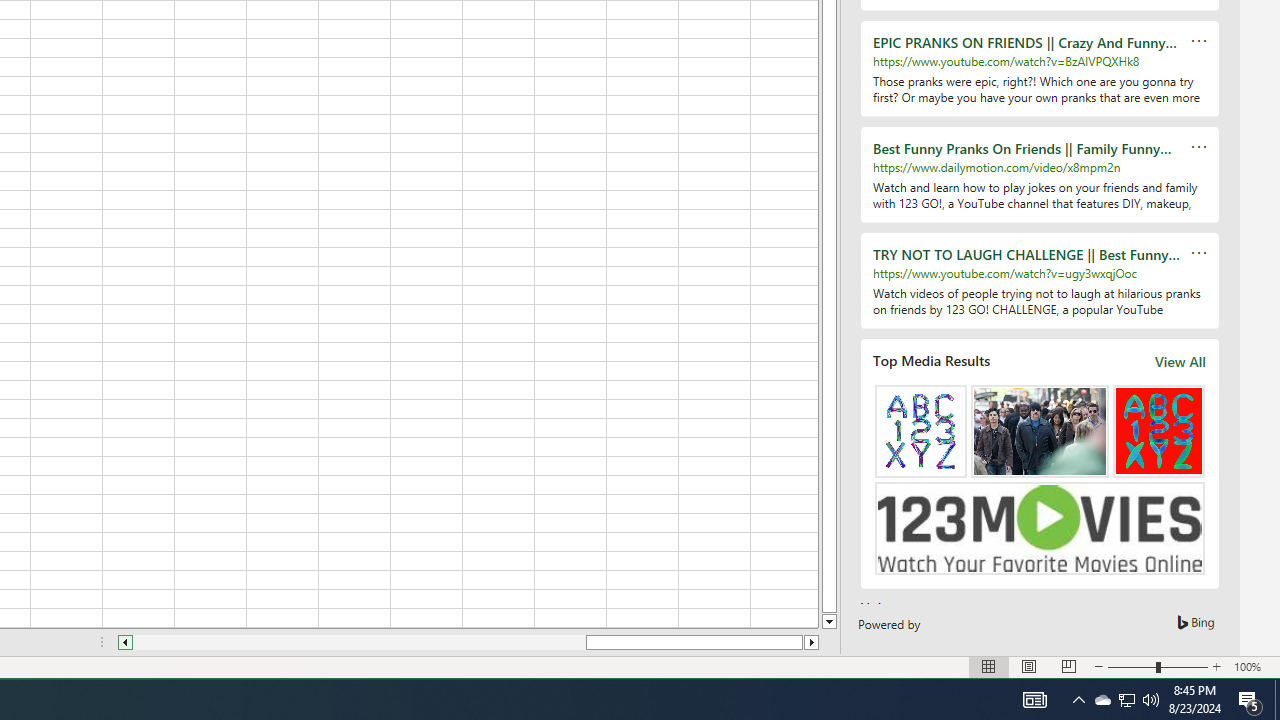 The image size is (1280, 720). What do you see at coordinates (812, 642) in the screenshot?
I see `'Column right'` at bounding box center [812, 642].